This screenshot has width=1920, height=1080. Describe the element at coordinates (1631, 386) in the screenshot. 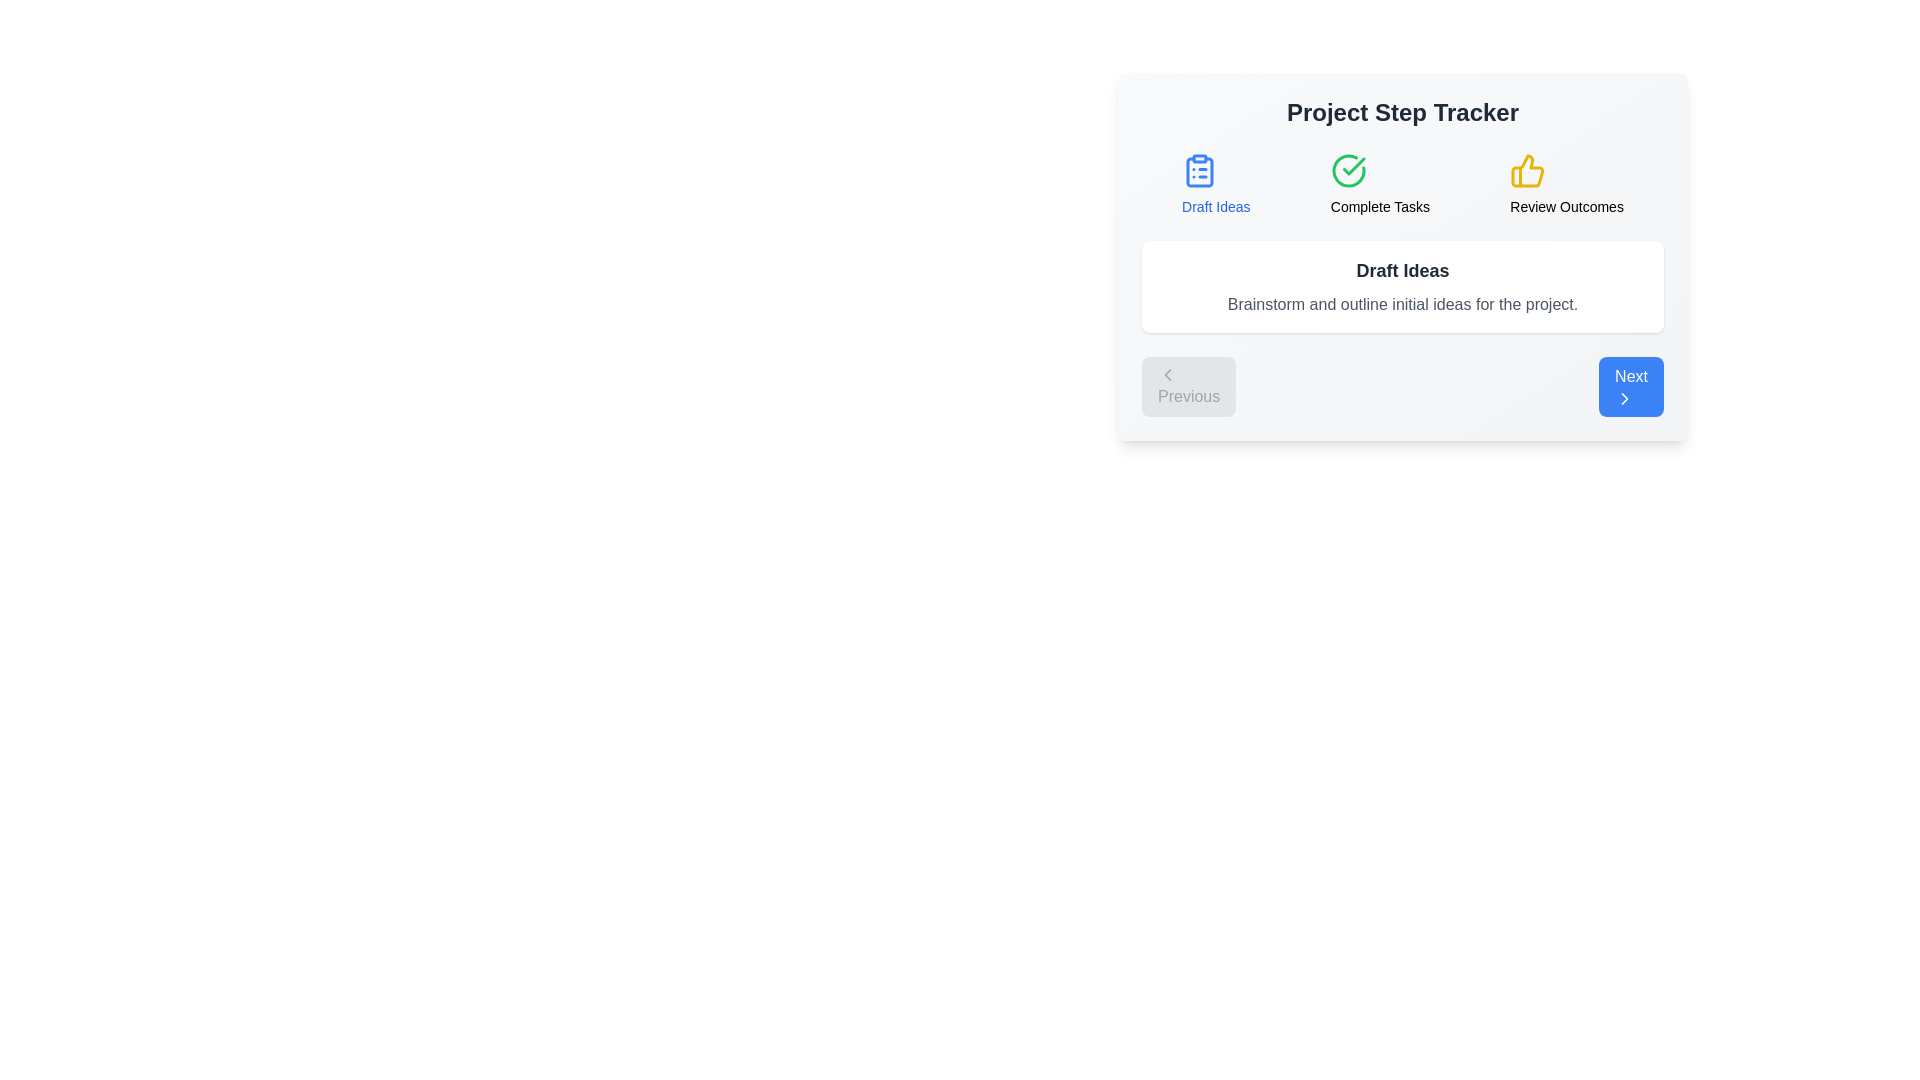

I see `the 'Next' button to navigate to the next step` at that location.